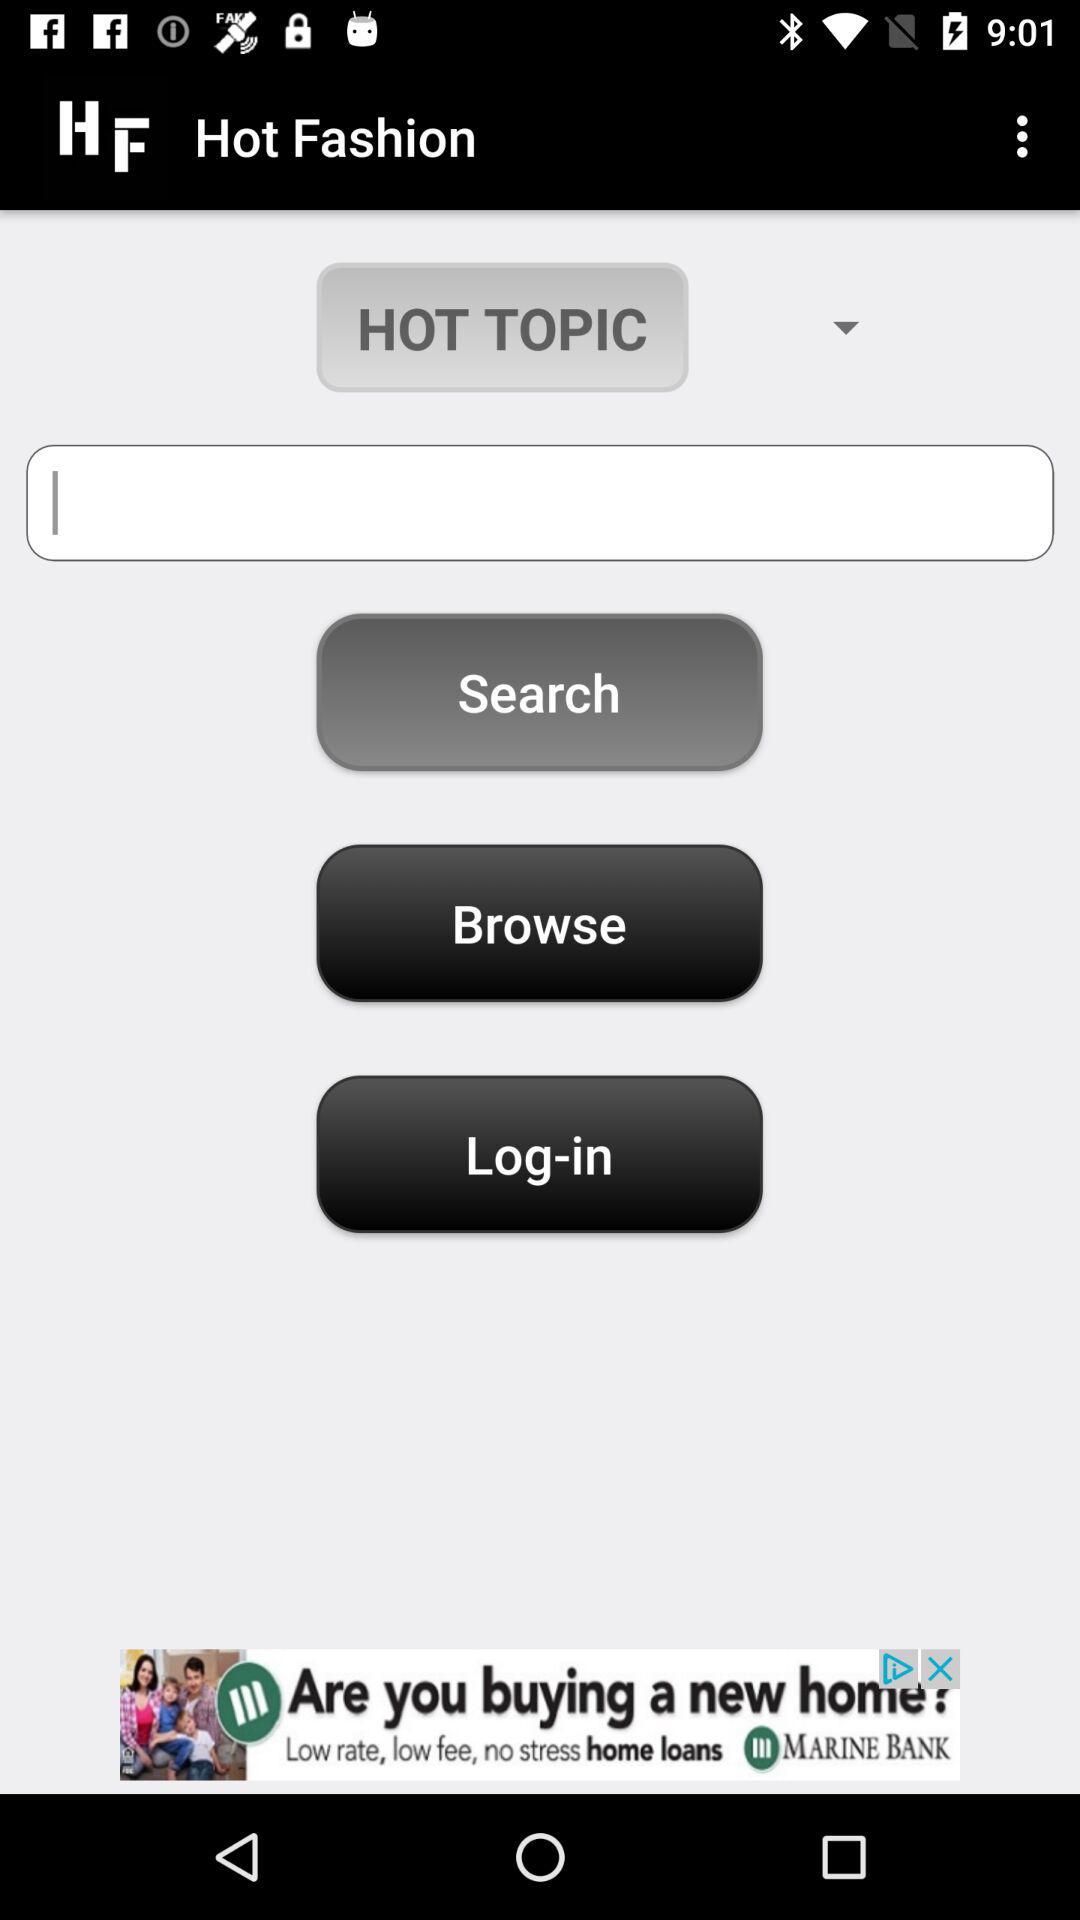 Image resolution: width=1080 pixels, height=1920 pixels. Describe the element at coordinates (540, 1713) in the screenshot. I see `advertisement` at that location.